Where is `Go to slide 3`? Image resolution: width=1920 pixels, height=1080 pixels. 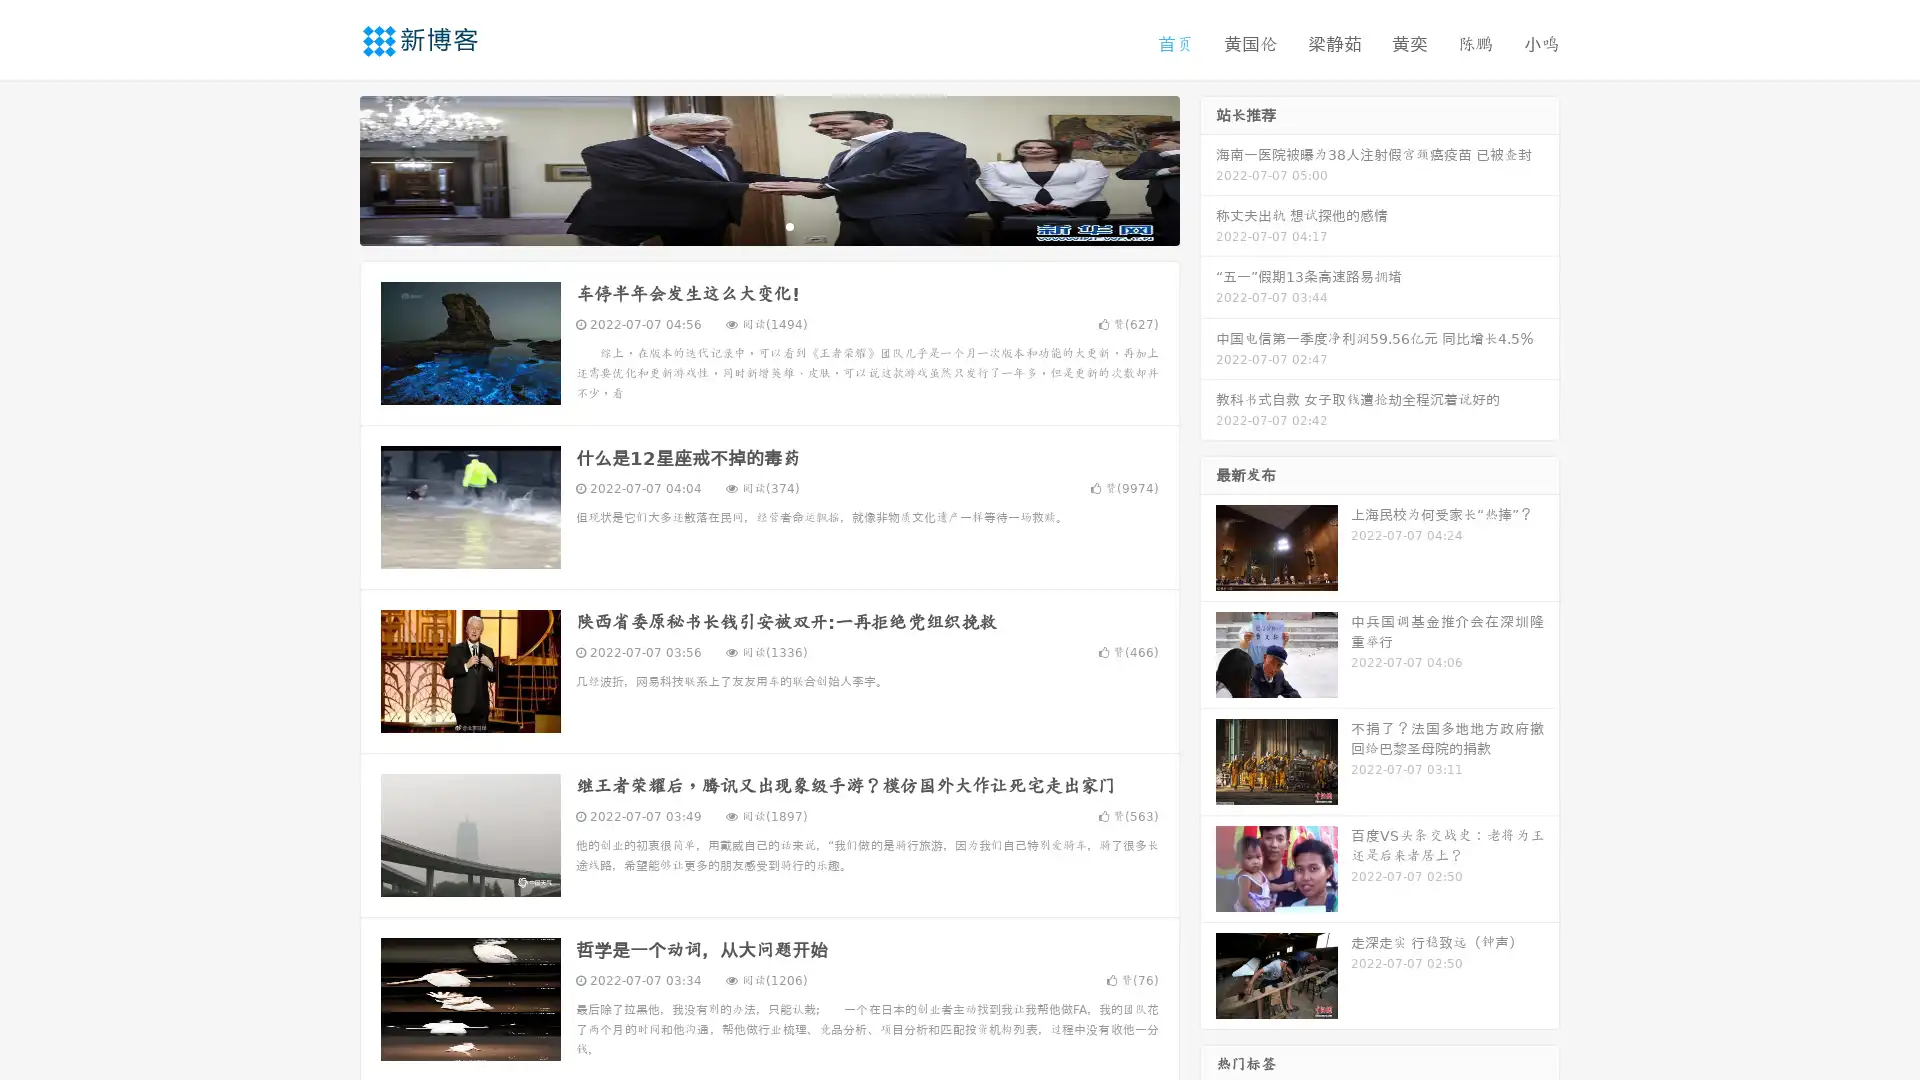 Go to slide 3 is located at coordinates (789, 225).